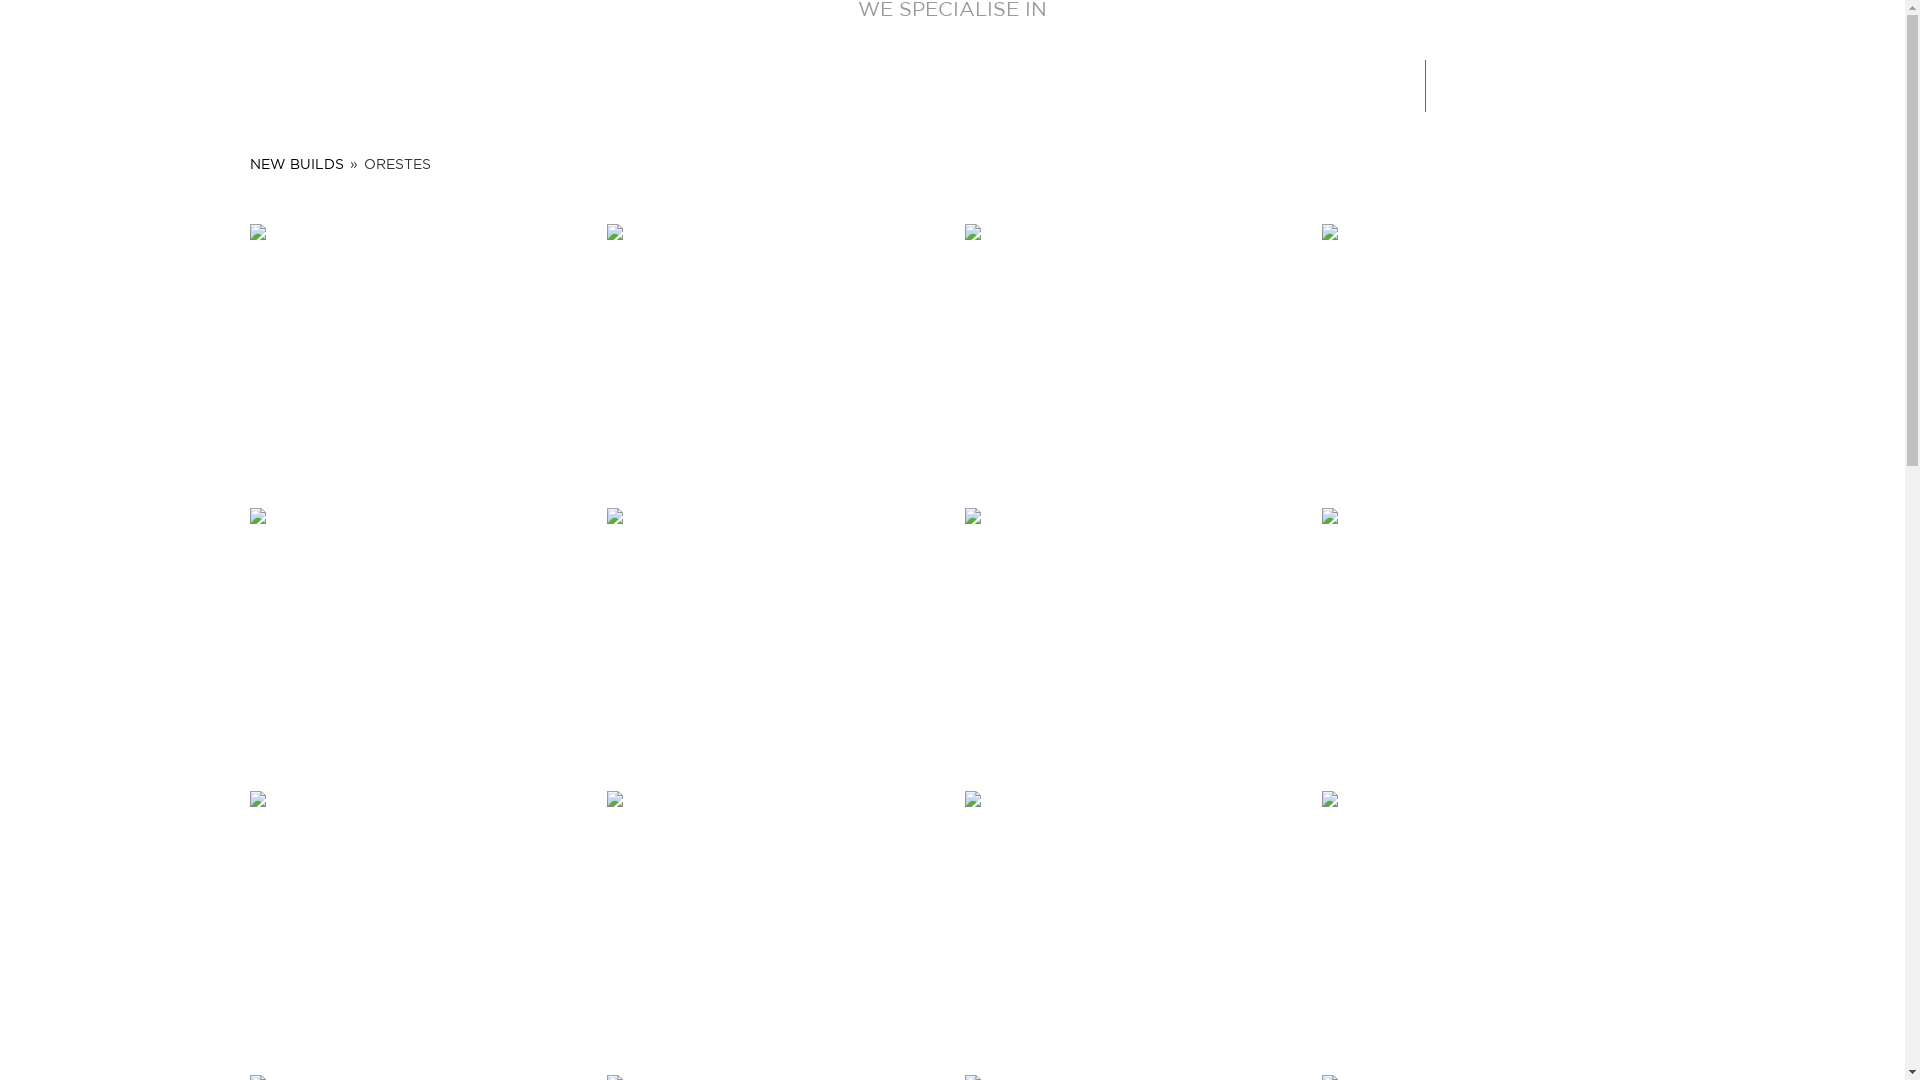 This screenshot has height=1080, width=1920. Describe the element at coordinates (1752, 84) in the screenshot. I see `'REQUEST A MEETING'` at that location.